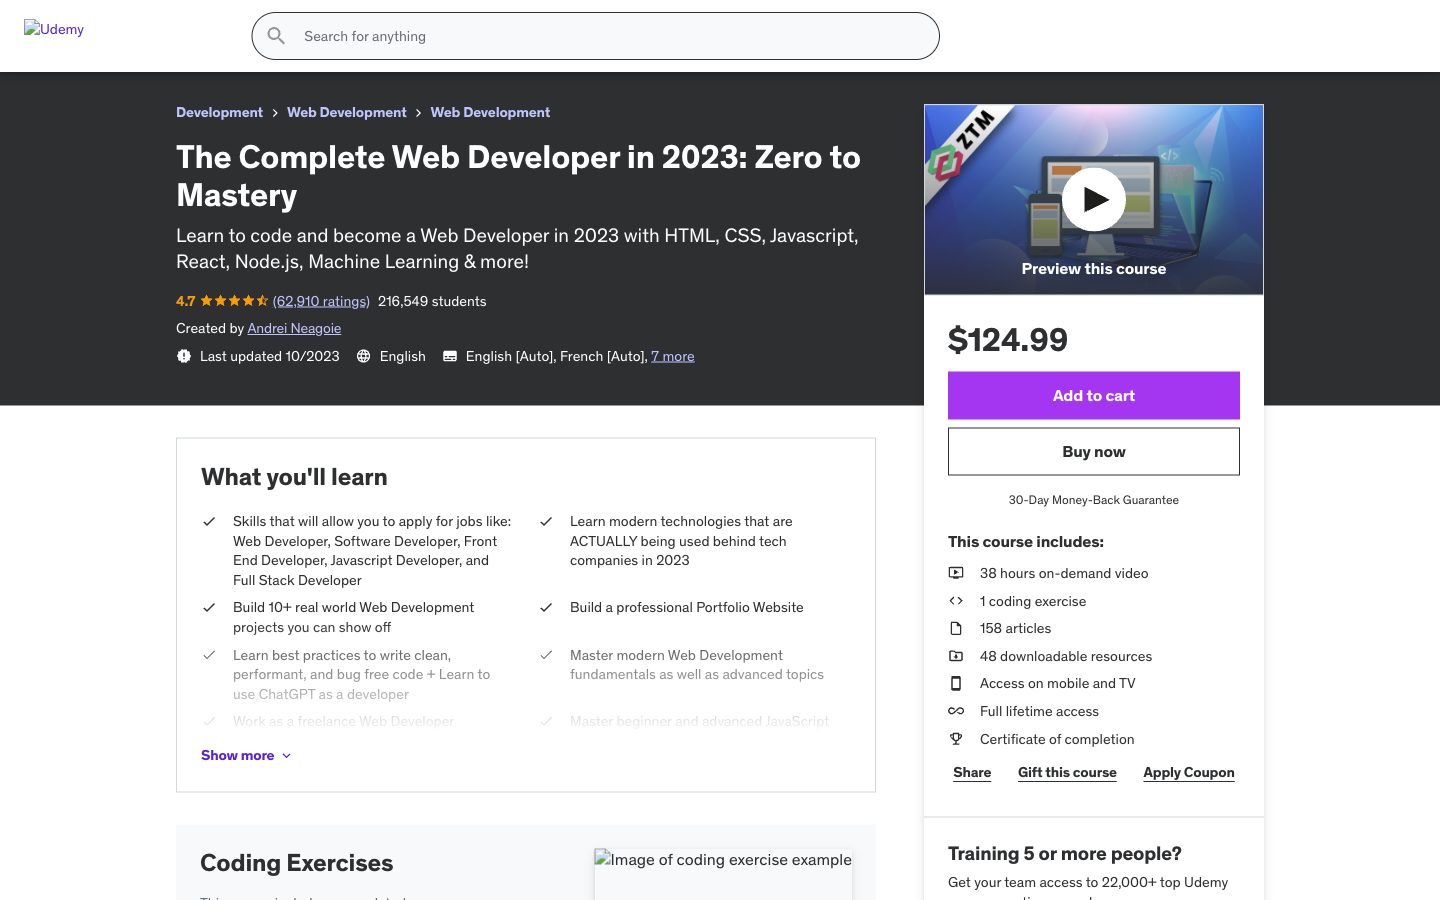 The height and width of the screenshot is (900, 1440). I want to click on the subsequent product image, so click(845, 514).